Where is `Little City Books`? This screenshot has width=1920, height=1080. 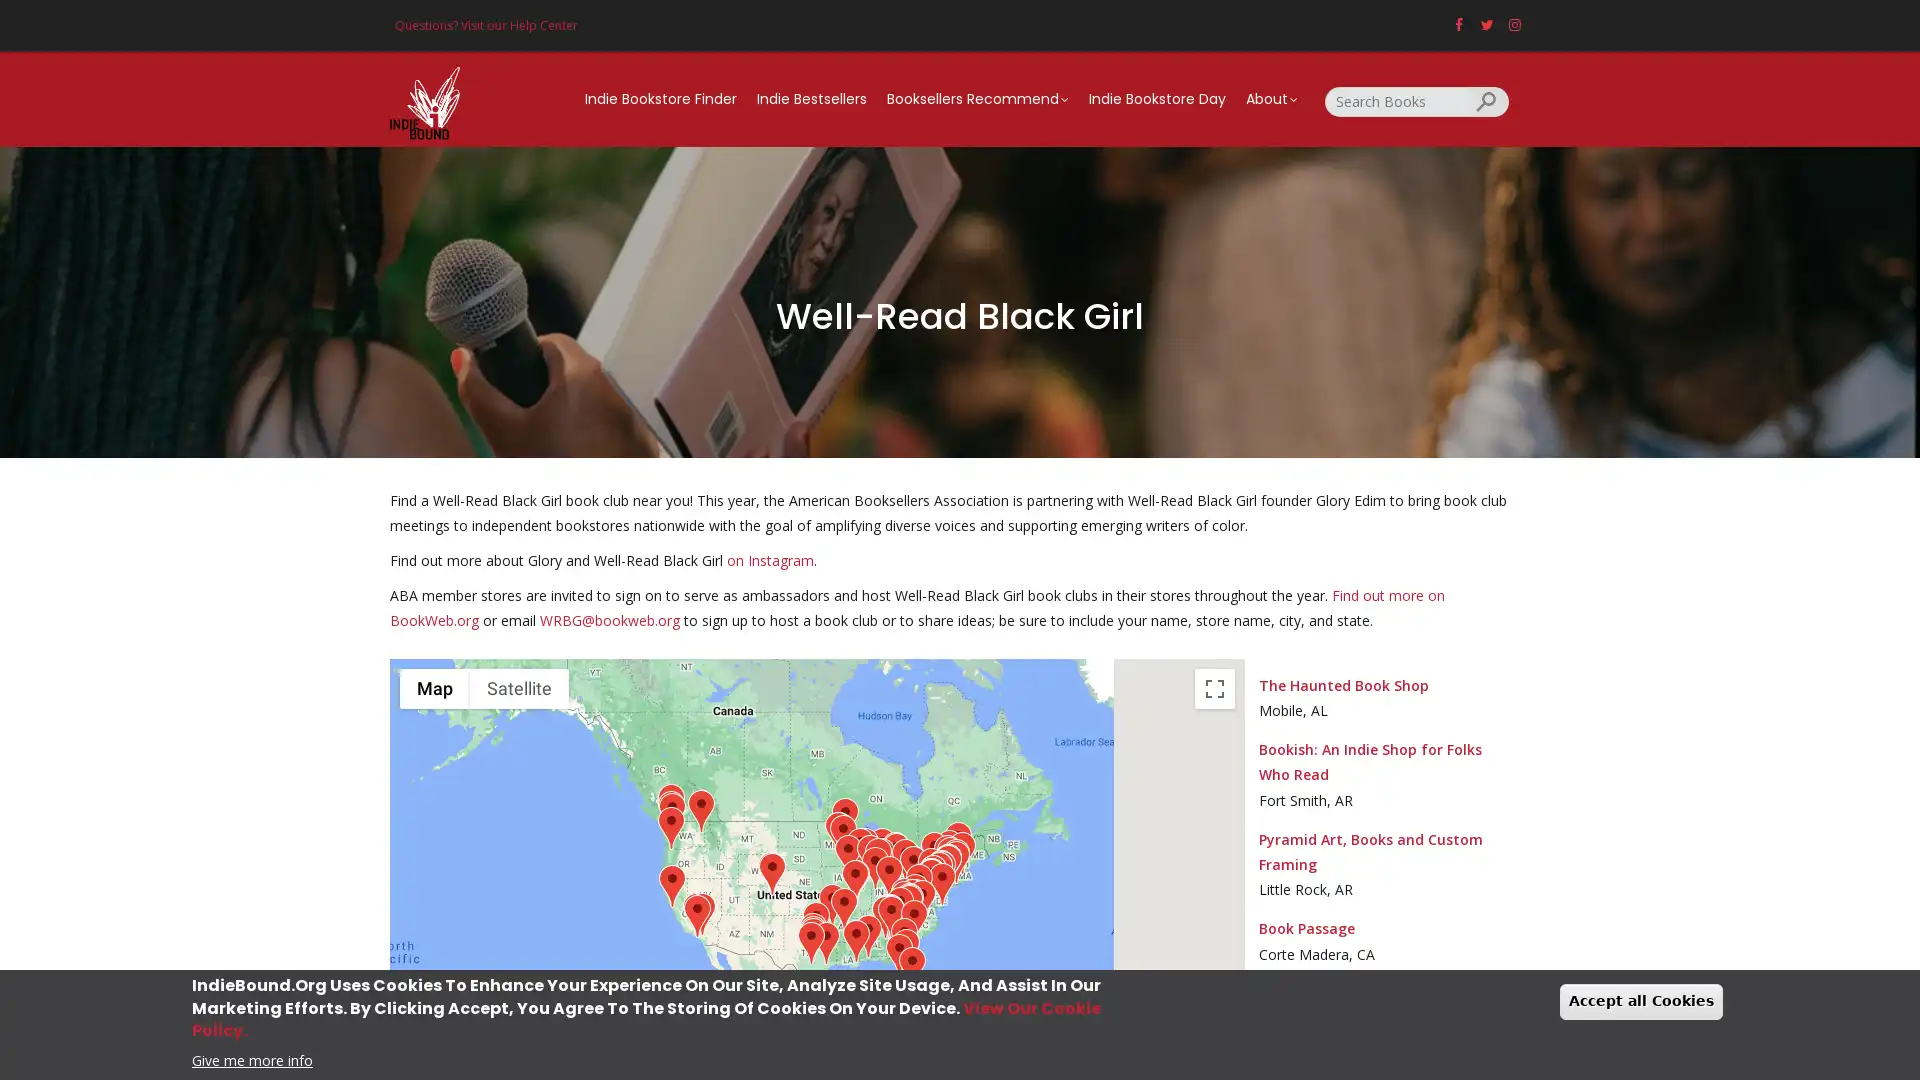
Little City Books is located at coordinates (946, 864).